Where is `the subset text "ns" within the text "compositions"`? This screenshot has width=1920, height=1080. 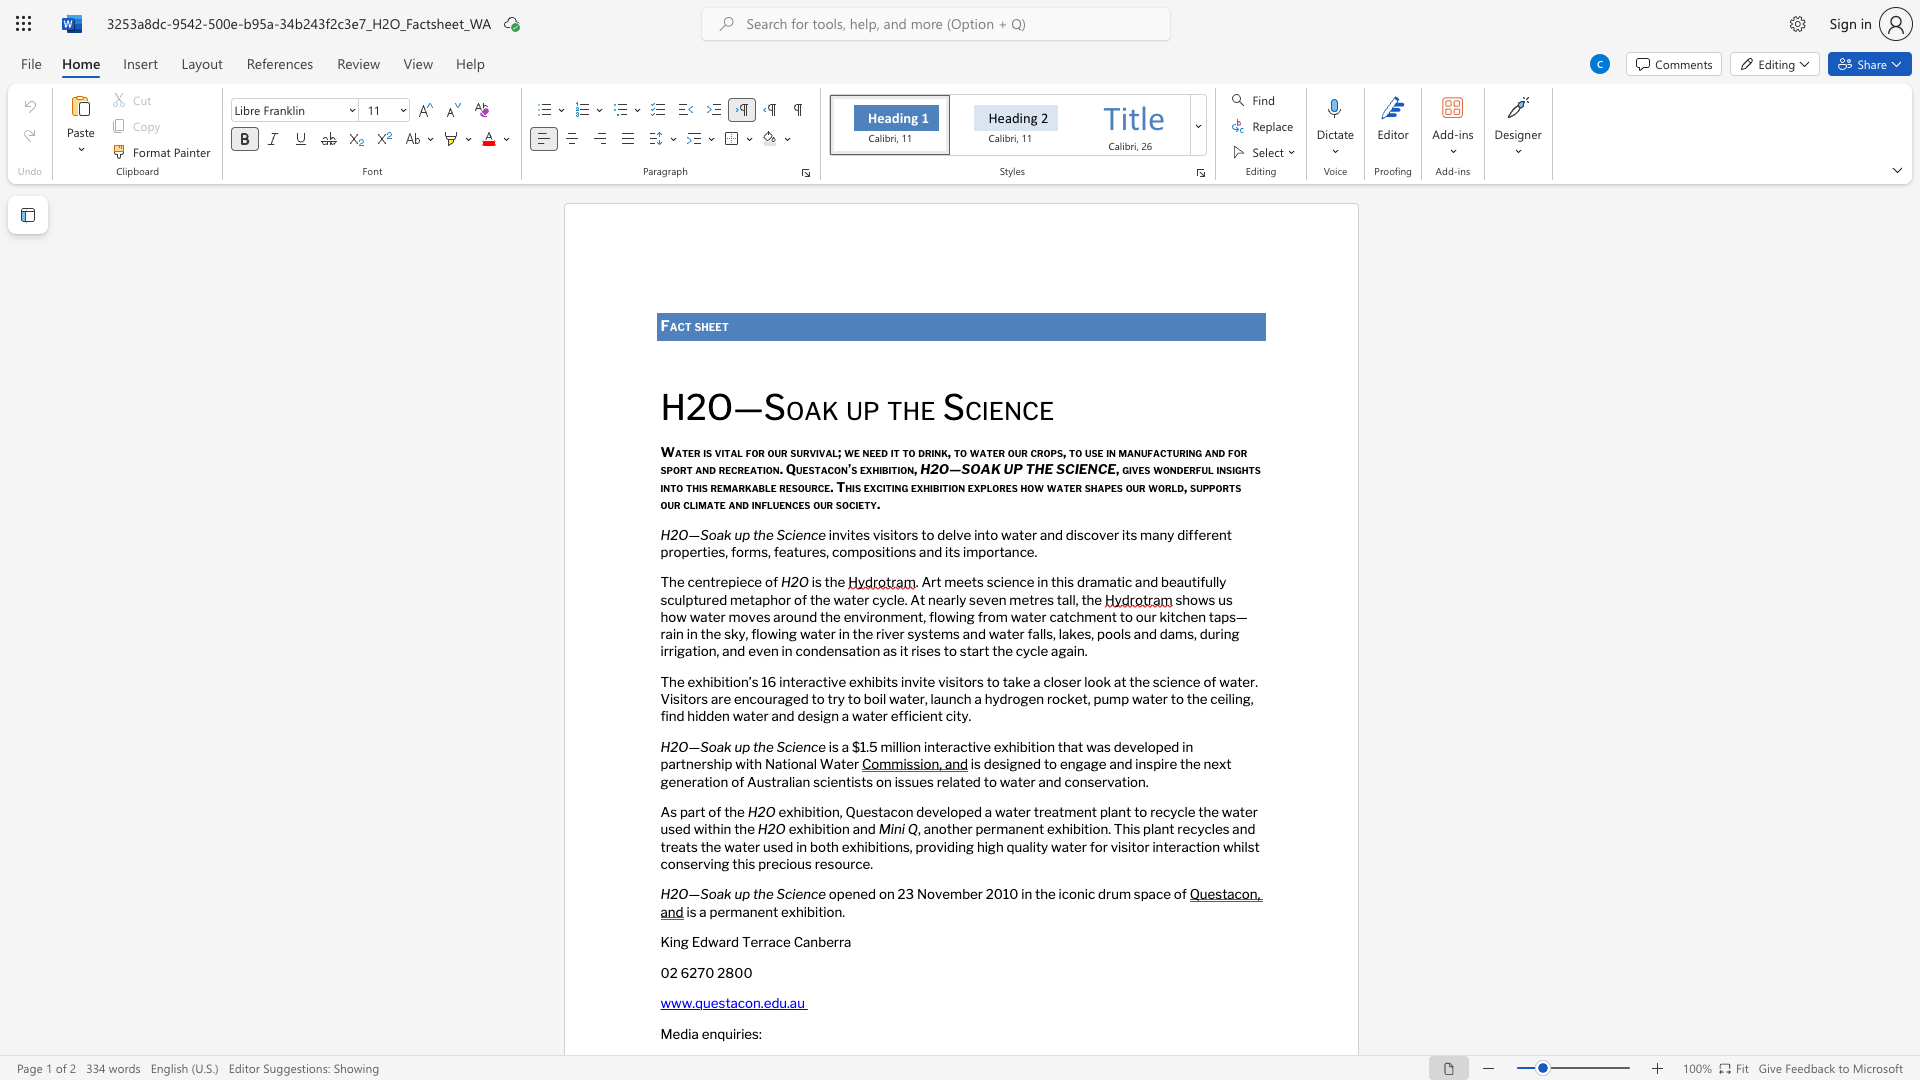
the subset text "ns" within the text "compositions" is located at coordinates (900, 551).